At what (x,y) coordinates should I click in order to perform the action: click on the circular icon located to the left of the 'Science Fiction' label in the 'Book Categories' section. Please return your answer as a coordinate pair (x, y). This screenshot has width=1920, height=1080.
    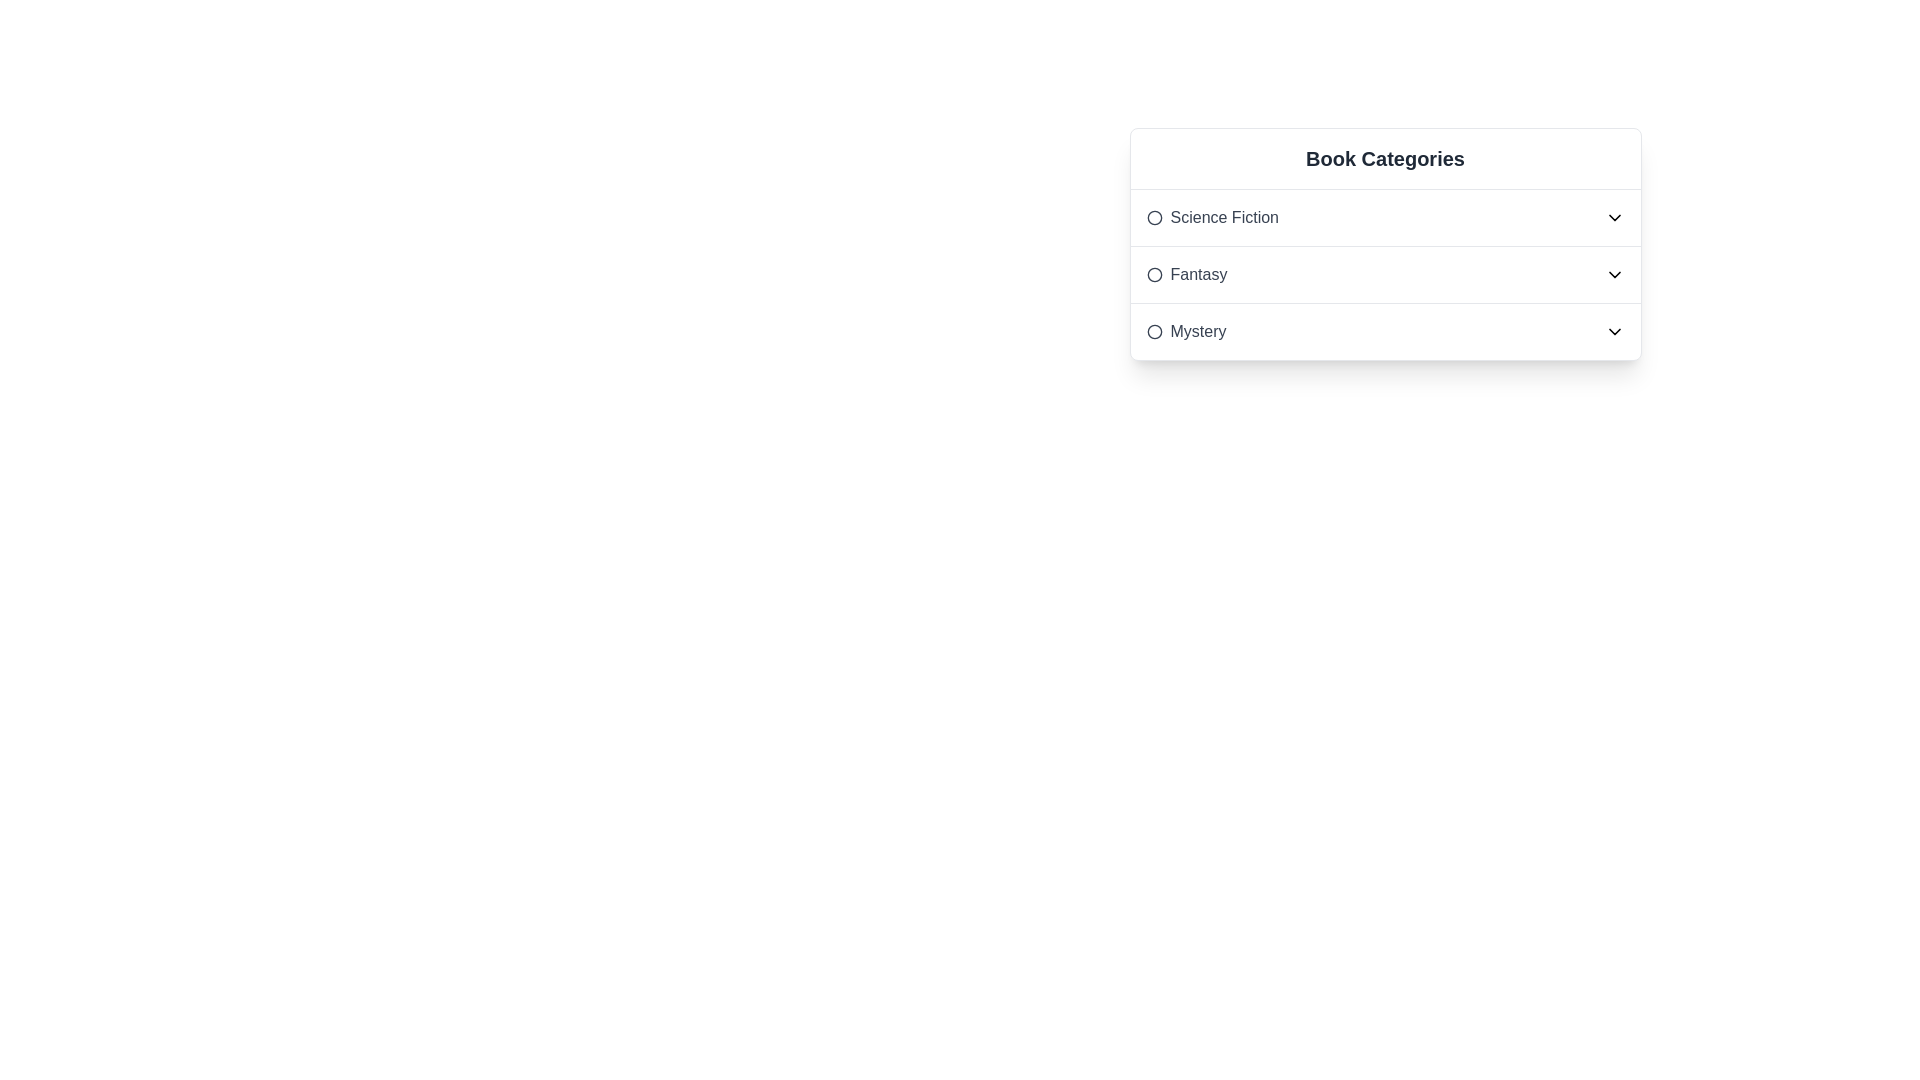
    Looking at the image, I should click on (1154, 218).